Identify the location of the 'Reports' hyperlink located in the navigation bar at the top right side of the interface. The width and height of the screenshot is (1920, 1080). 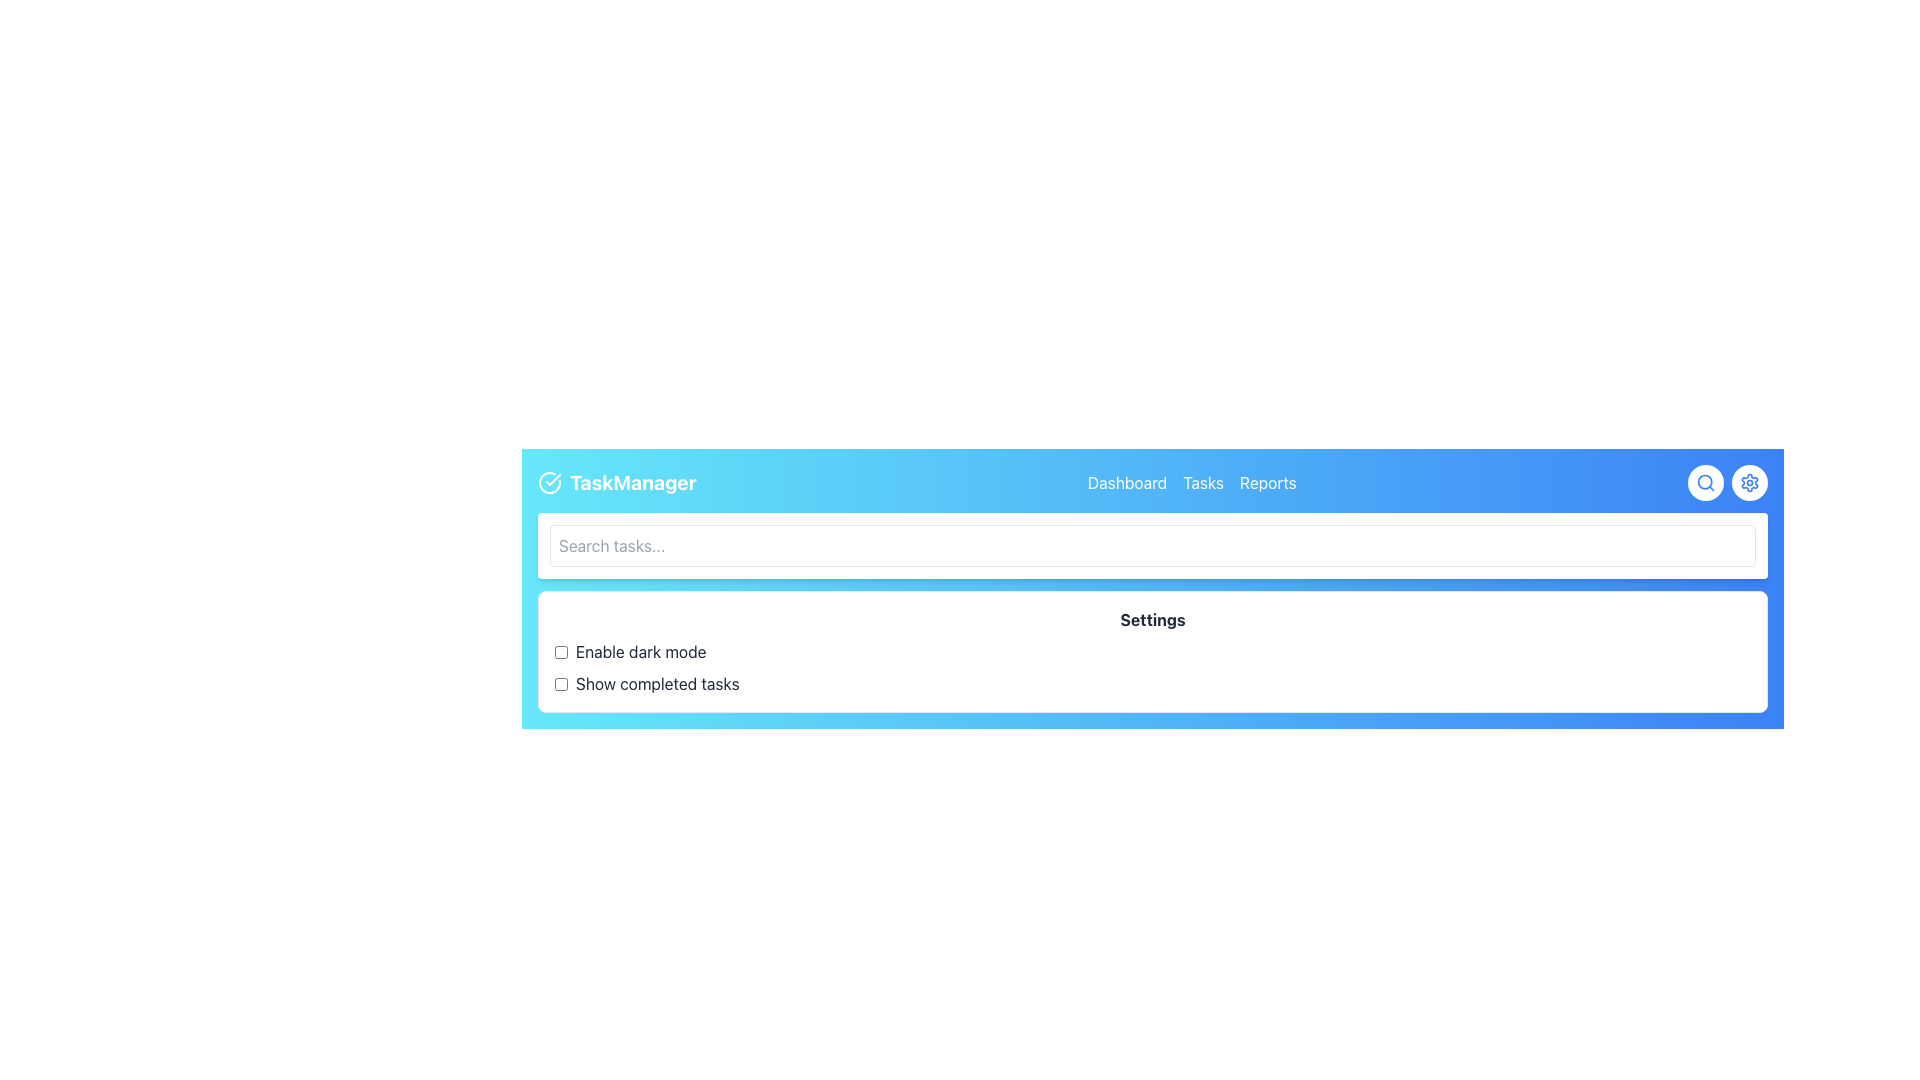
(1267, 482).